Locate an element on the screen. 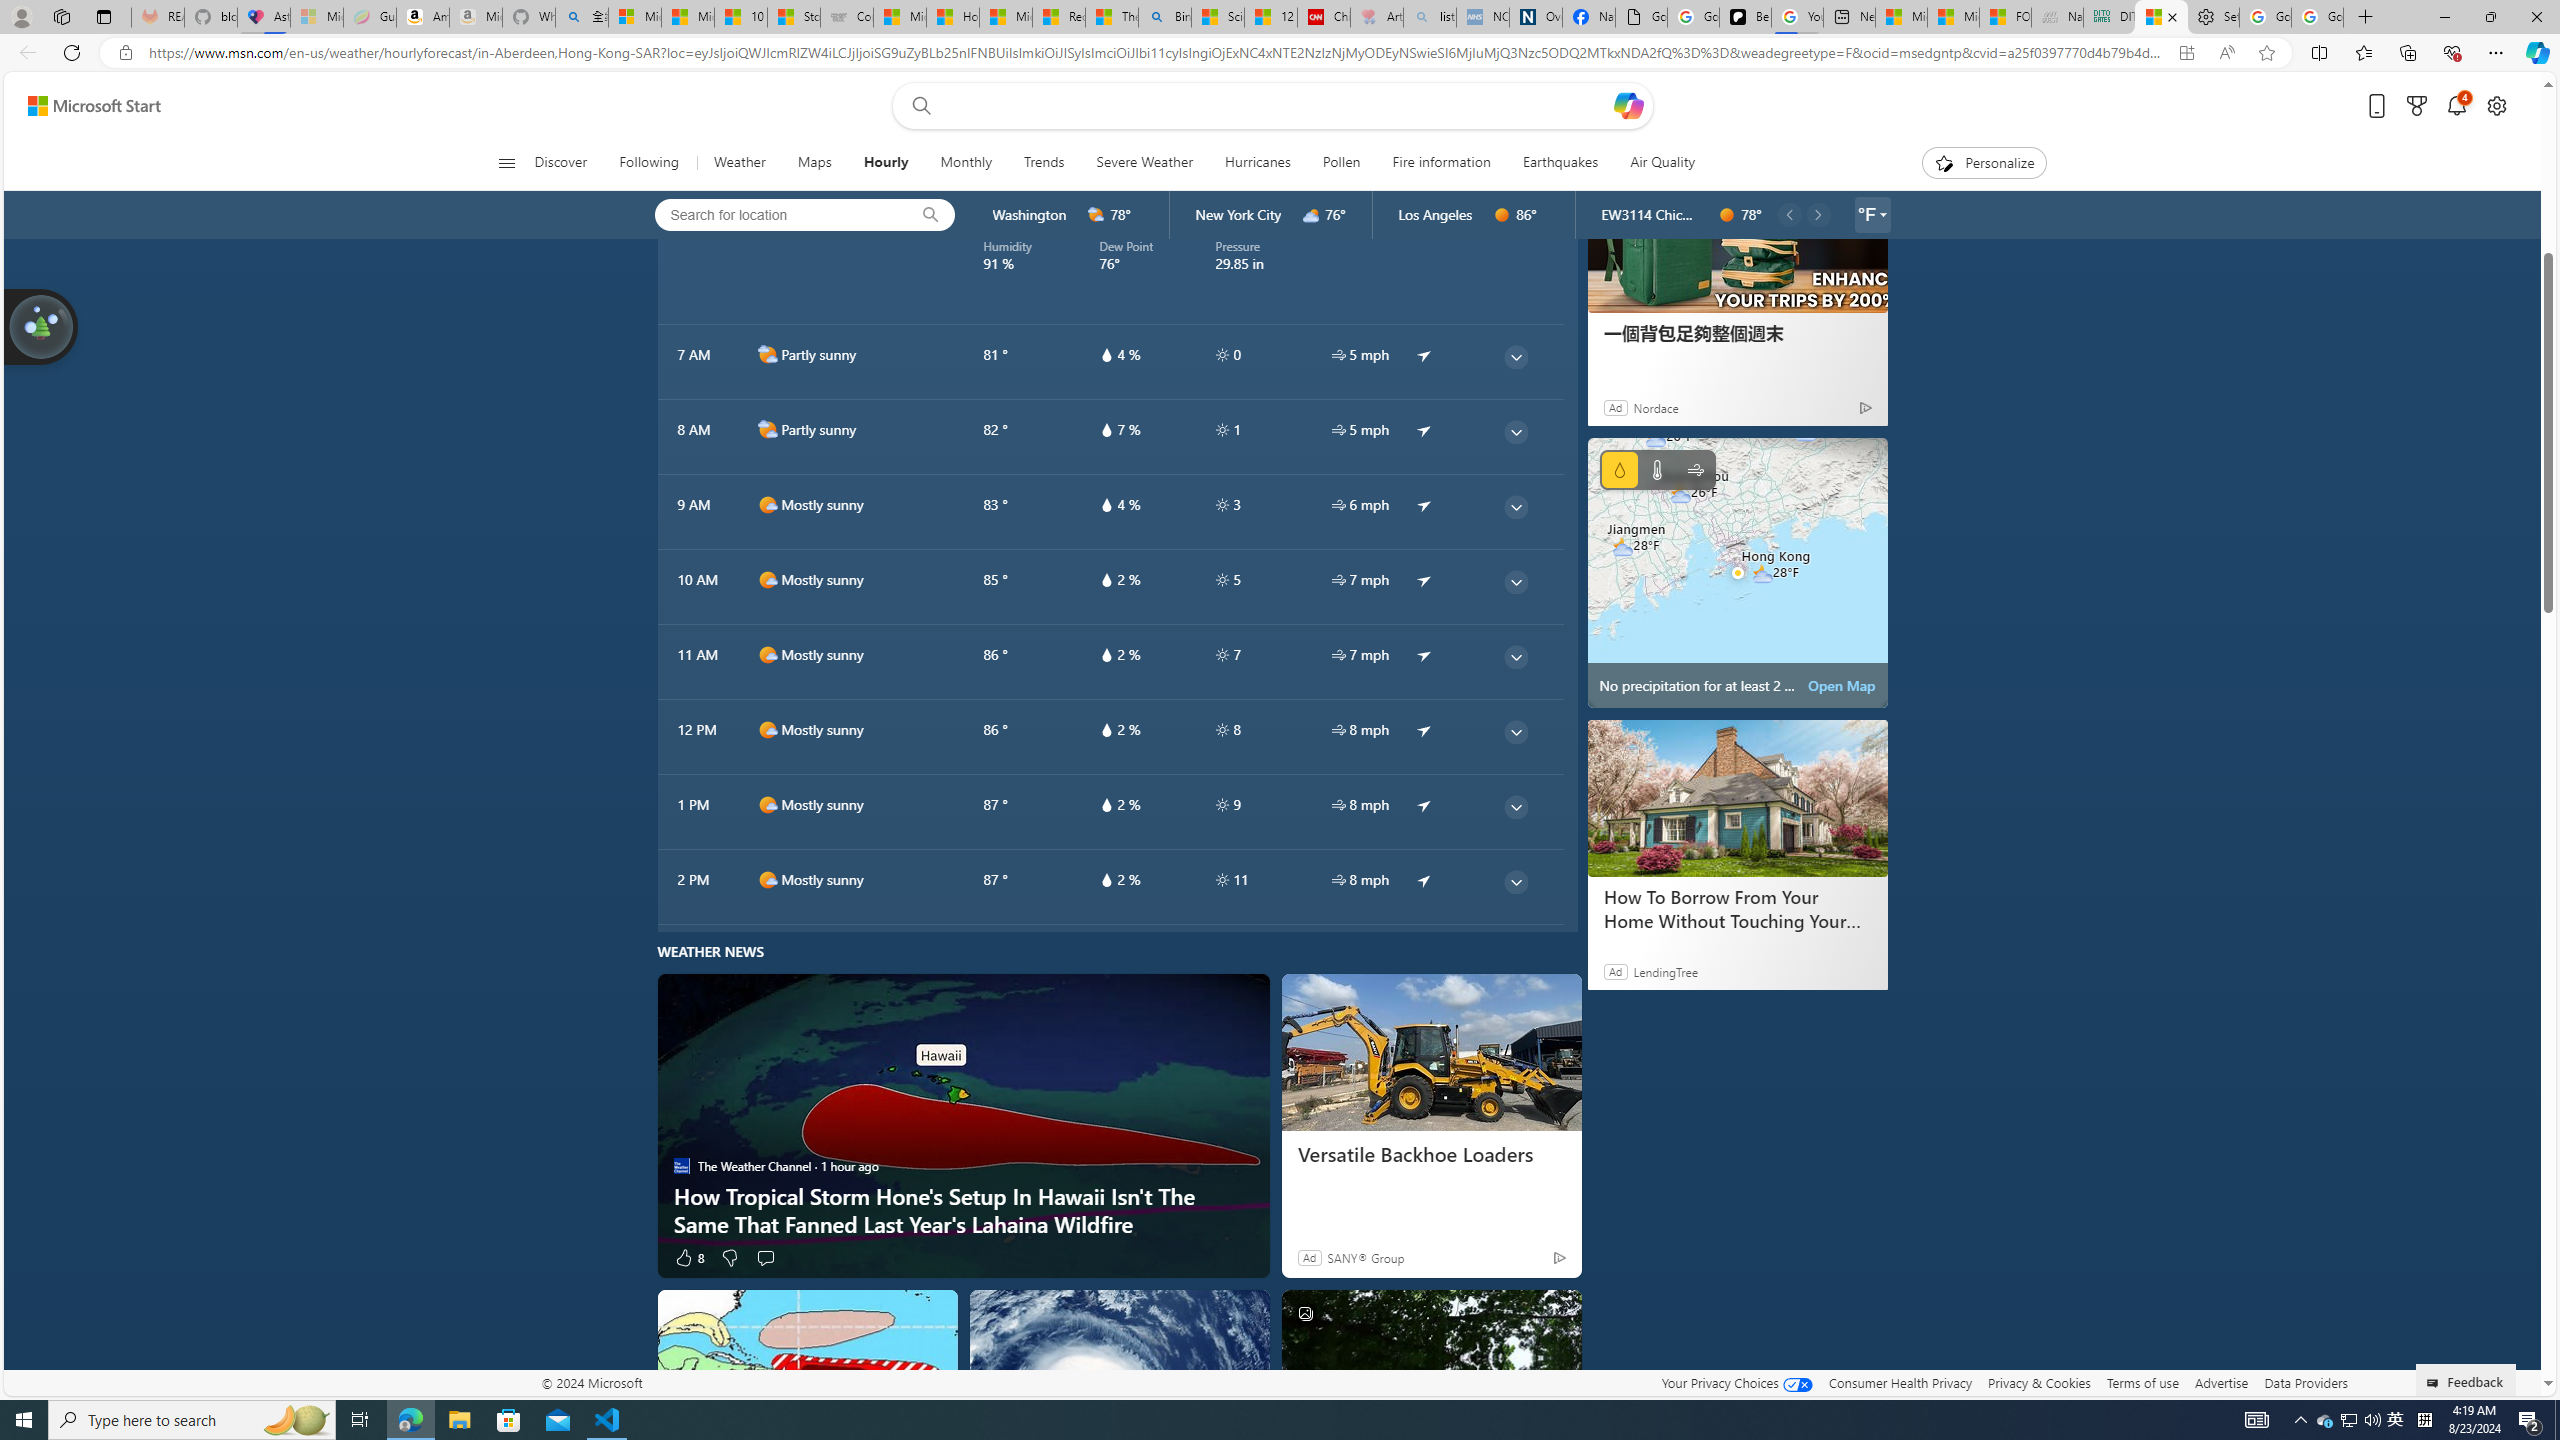  'Arthritis: Ask Health Professionals - Sleeping' is located at coordinates (1377, 16).